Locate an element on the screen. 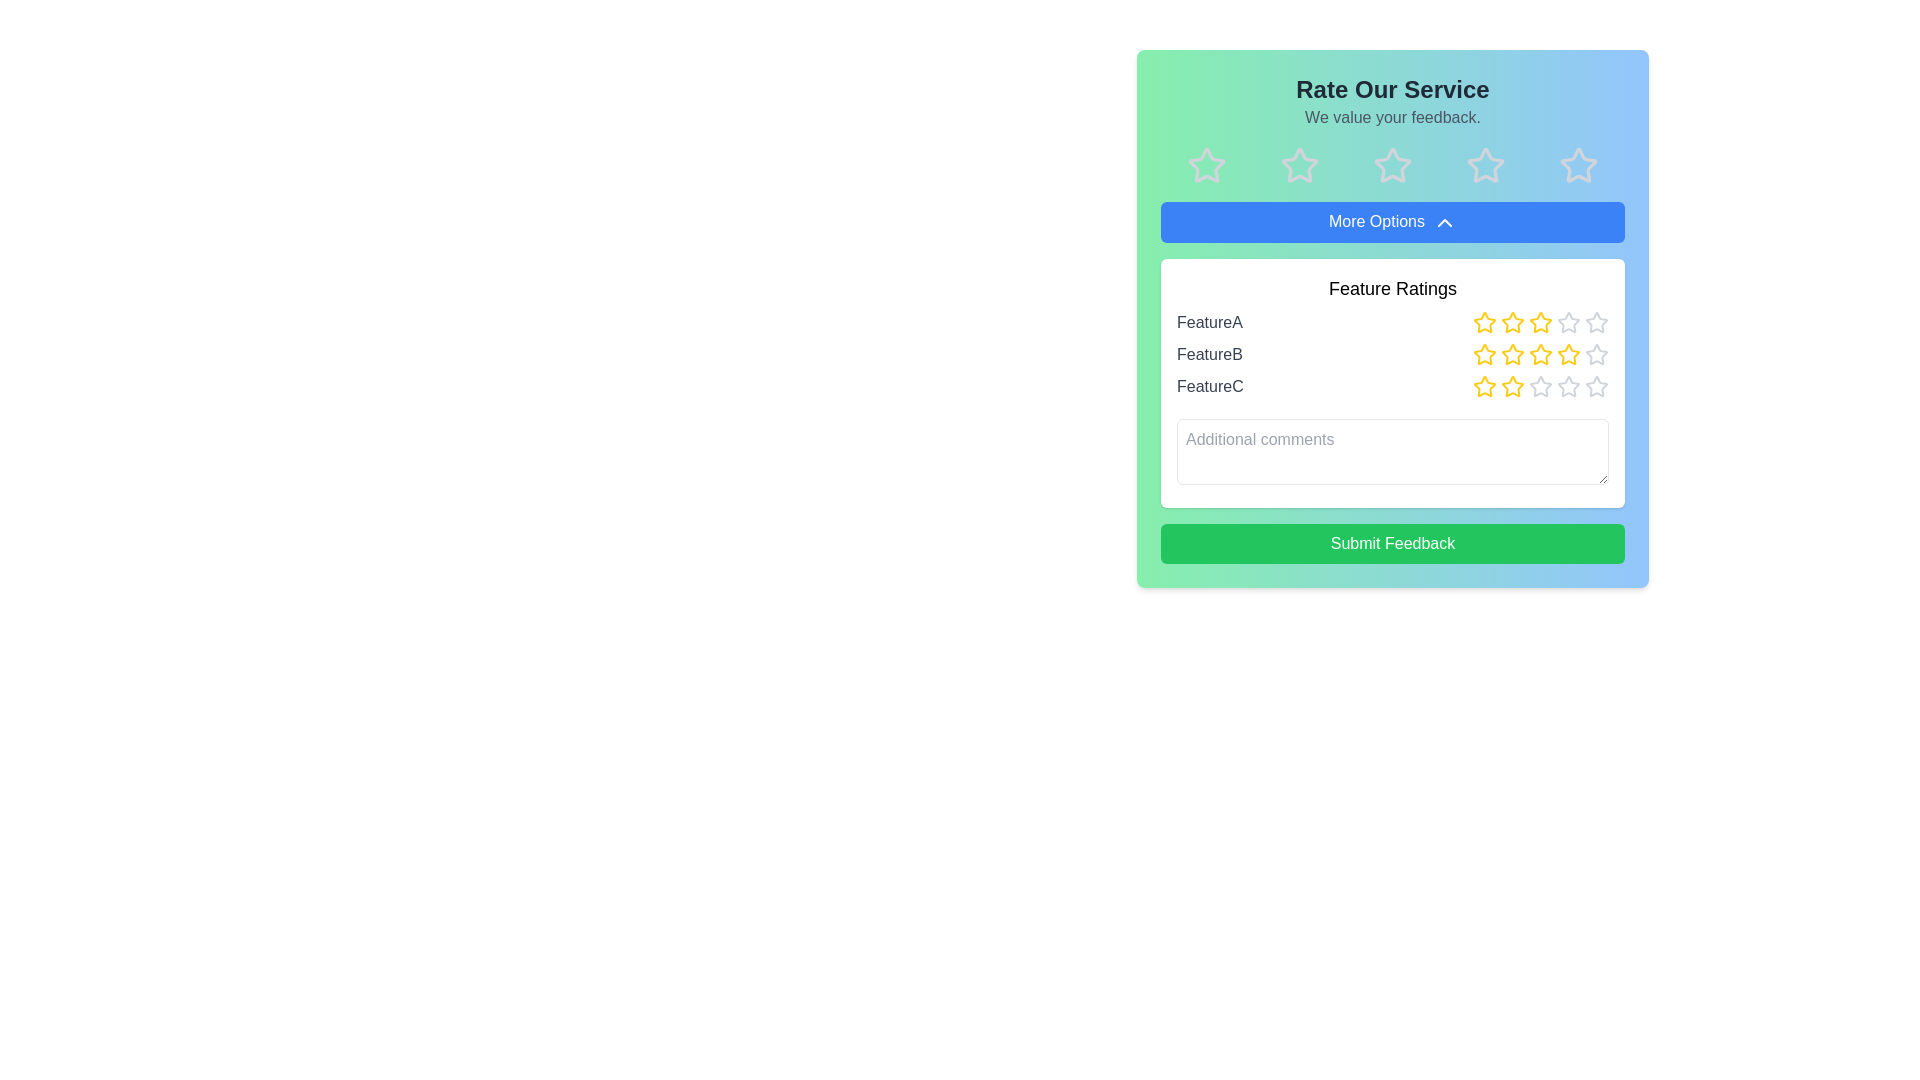  the fifth star-shaped rating icon in the second row under 'Feature Ratings' for 'FeatureA' is located at coordinates (1568, 320).